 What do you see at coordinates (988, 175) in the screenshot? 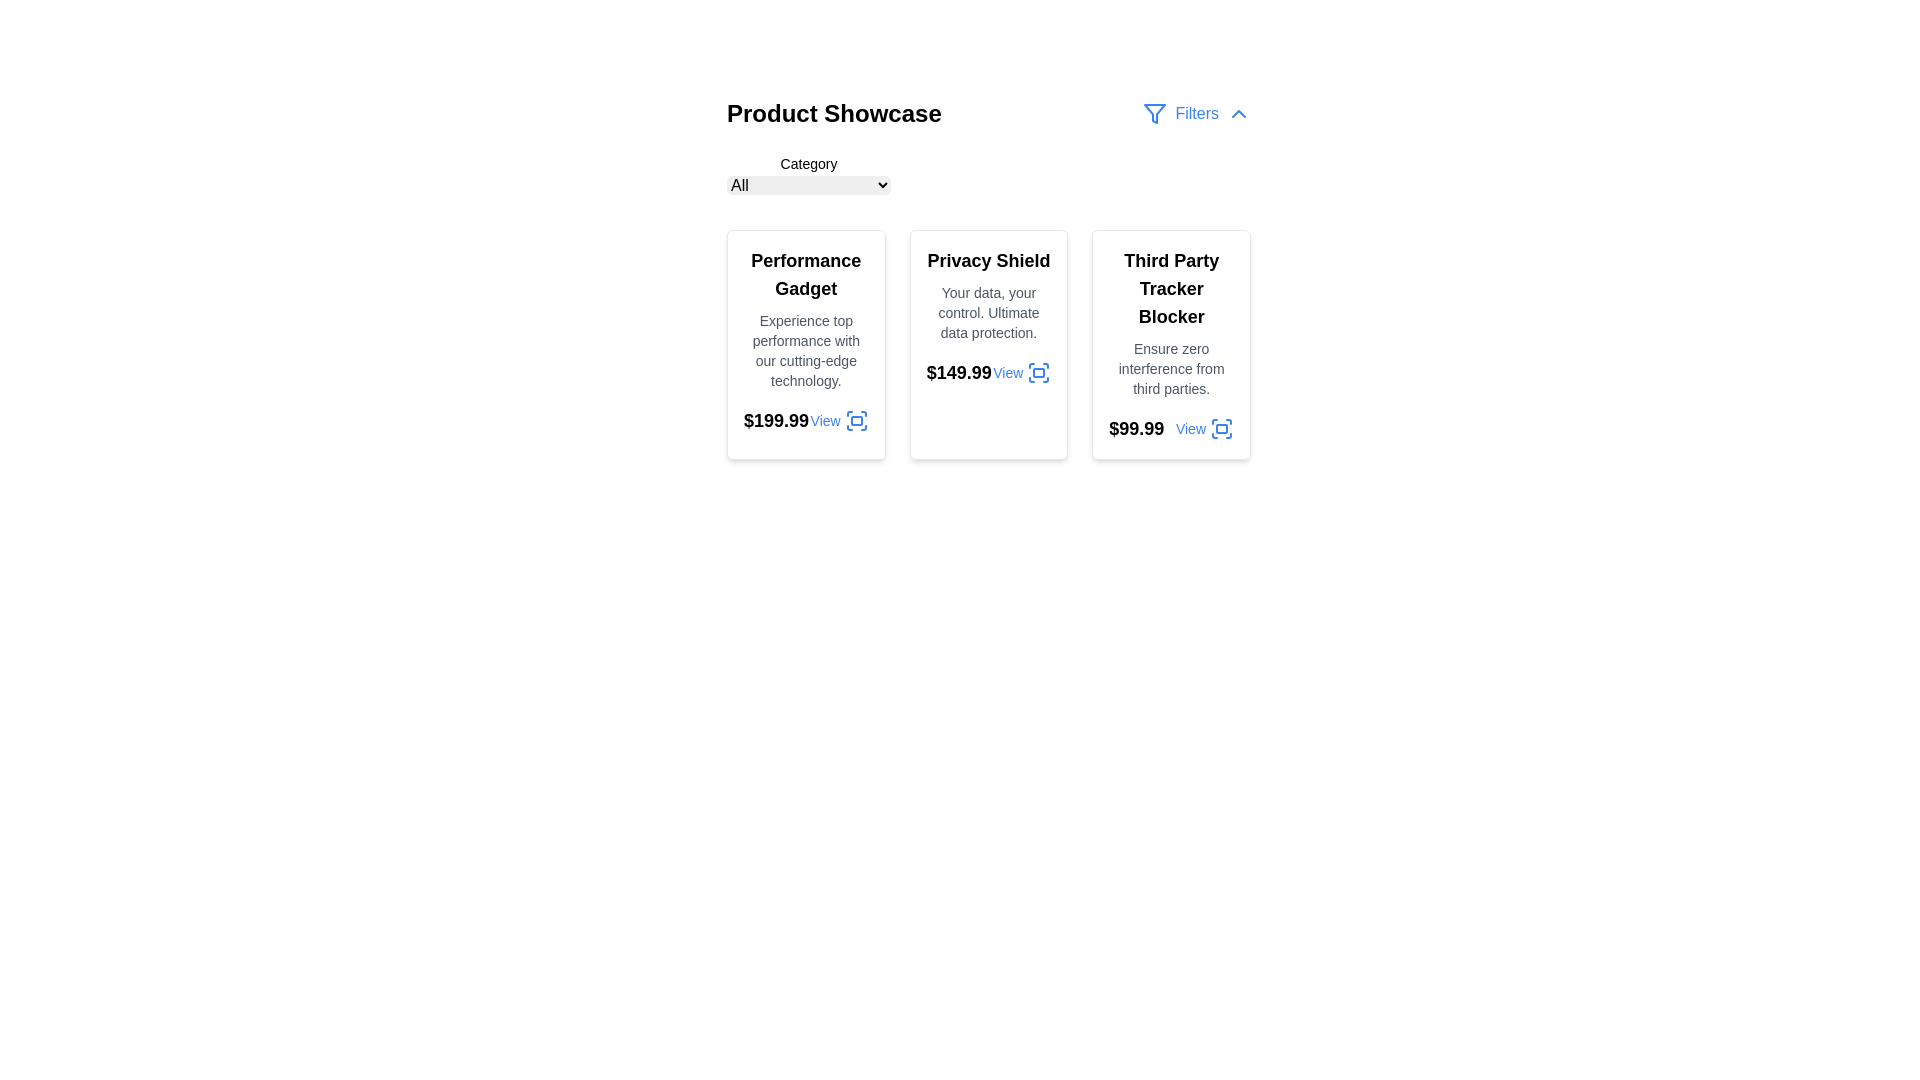
I see `an option from the dropdown menu labeled 'Category', which is located below the 'Product Showcase' header and next to the 'Filters' button` at bounding box center [988, 175].